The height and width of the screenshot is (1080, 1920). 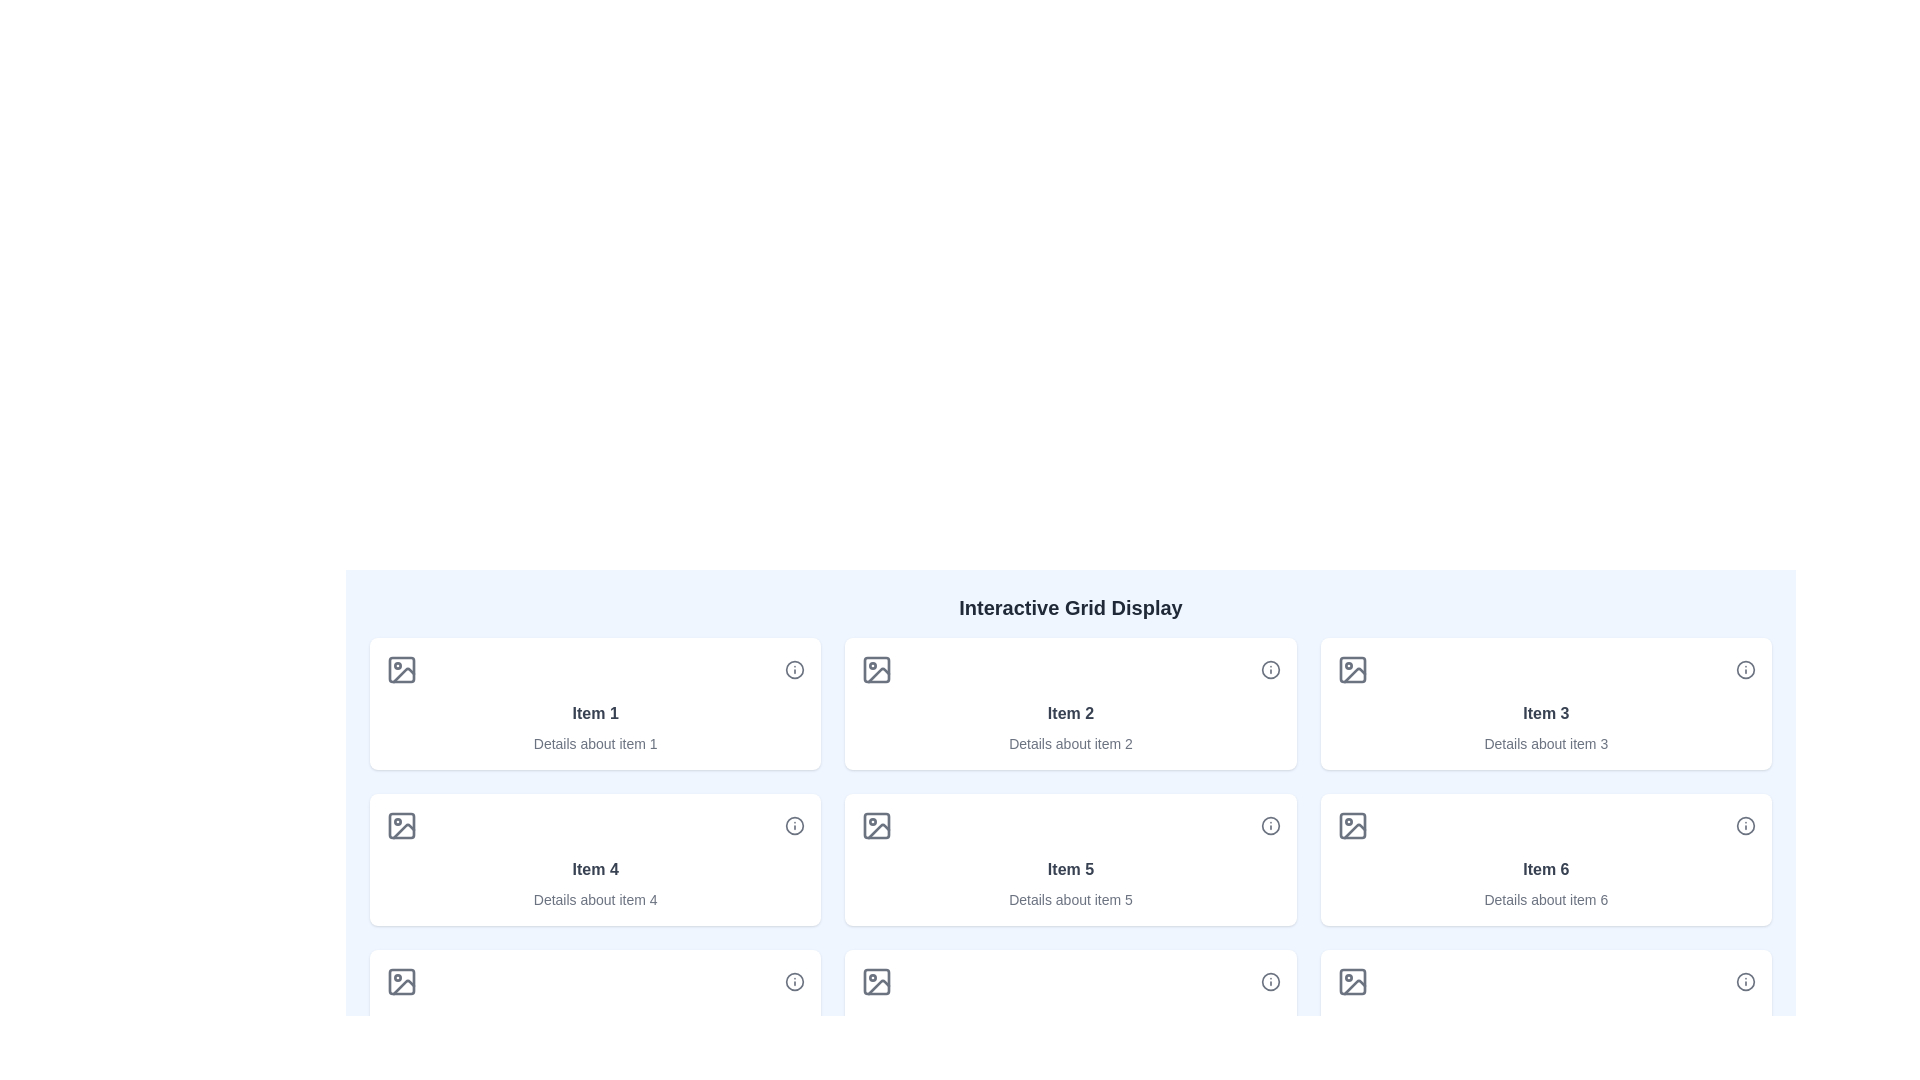 What do you see at coordinates (401, 981) in the screenshot?
I see `the small gray image icon with a circular shape and diagonal line segment, located` at bounding box center [401, 981].